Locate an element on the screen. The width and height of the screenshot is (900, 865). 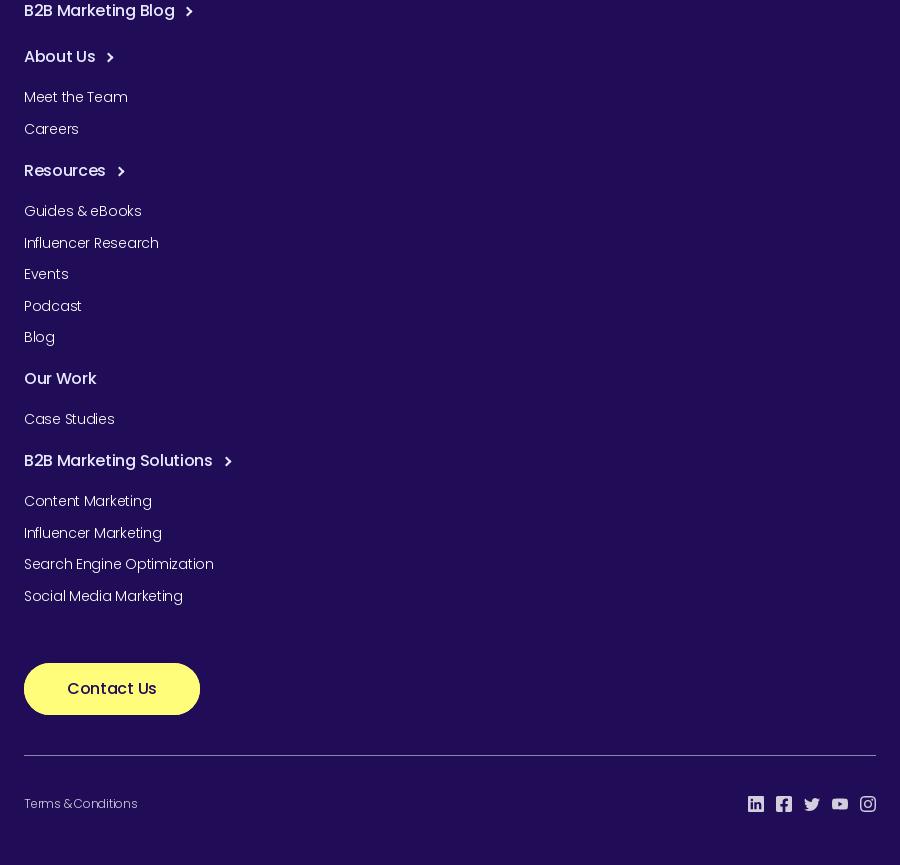
'Blog' is located at coordinates (37, 337).